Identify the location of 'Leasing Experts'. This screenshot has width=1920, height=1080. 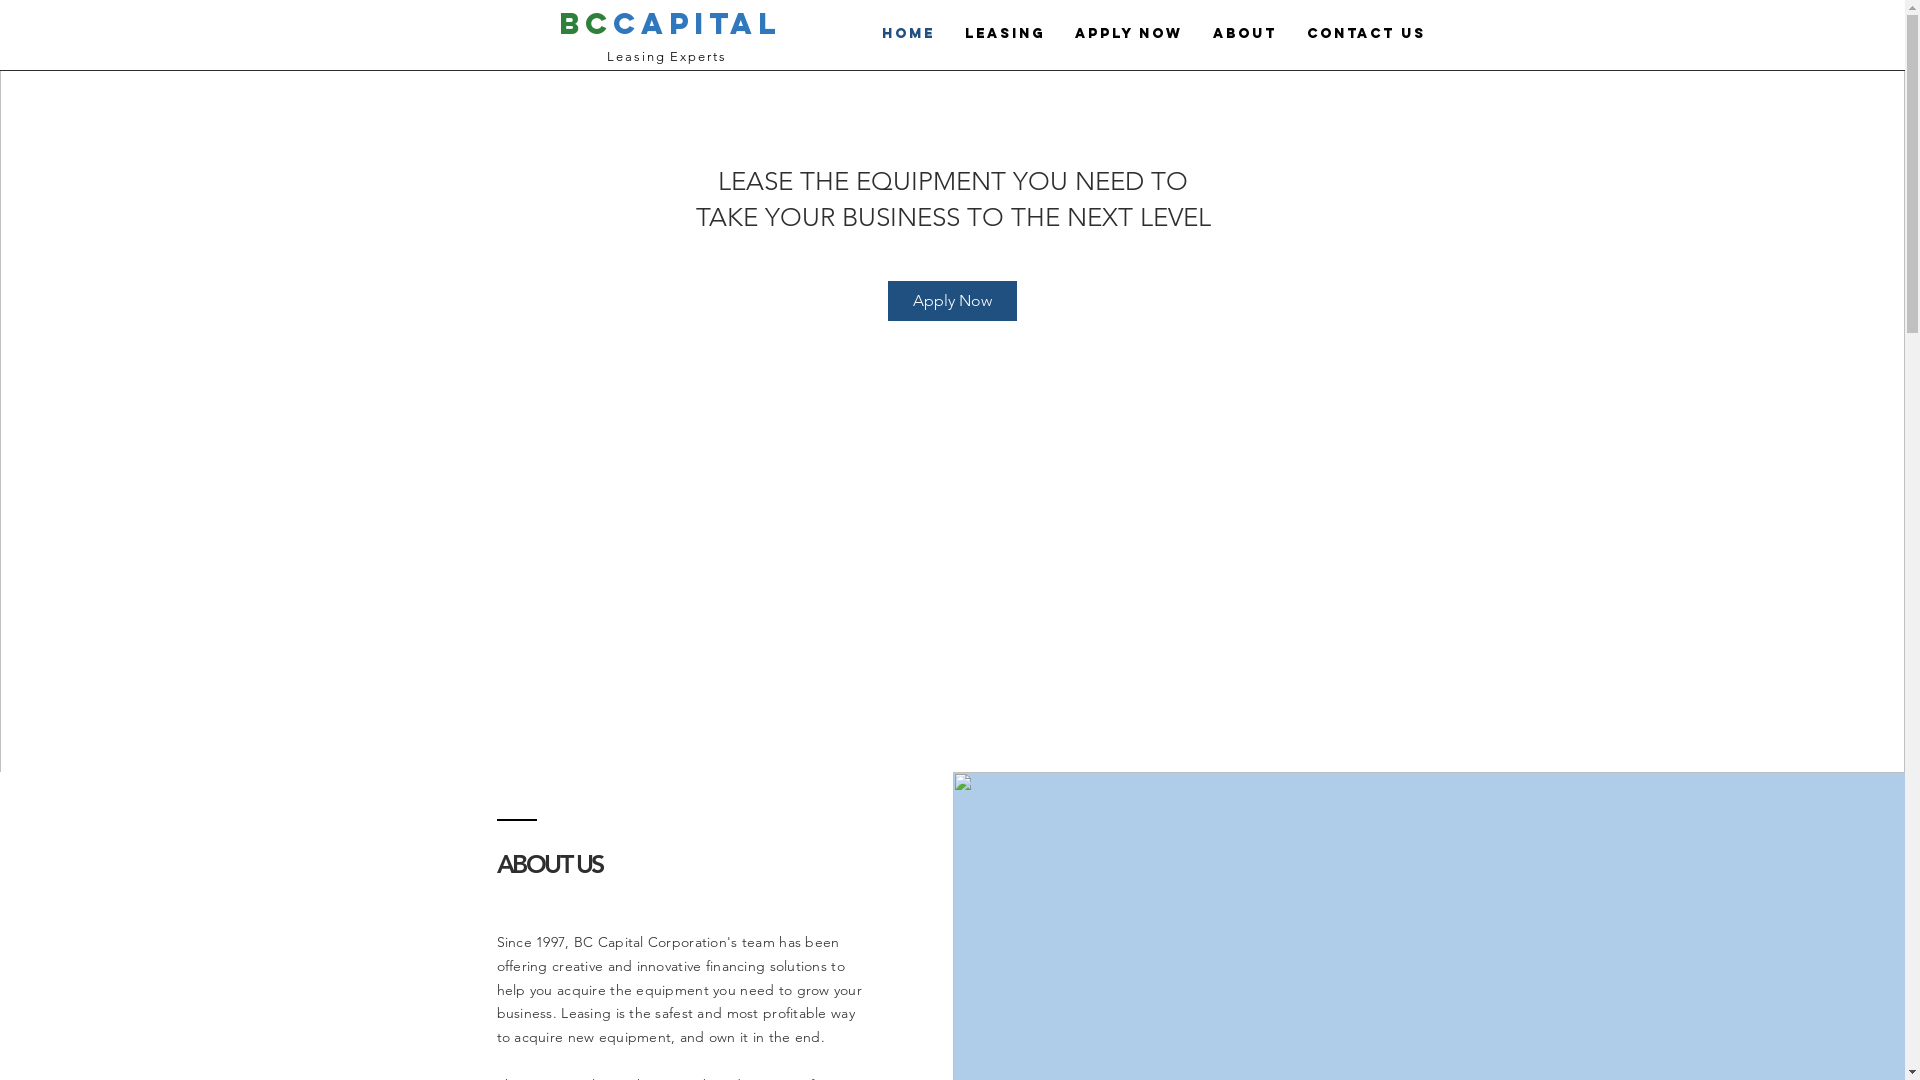
(667, 55).